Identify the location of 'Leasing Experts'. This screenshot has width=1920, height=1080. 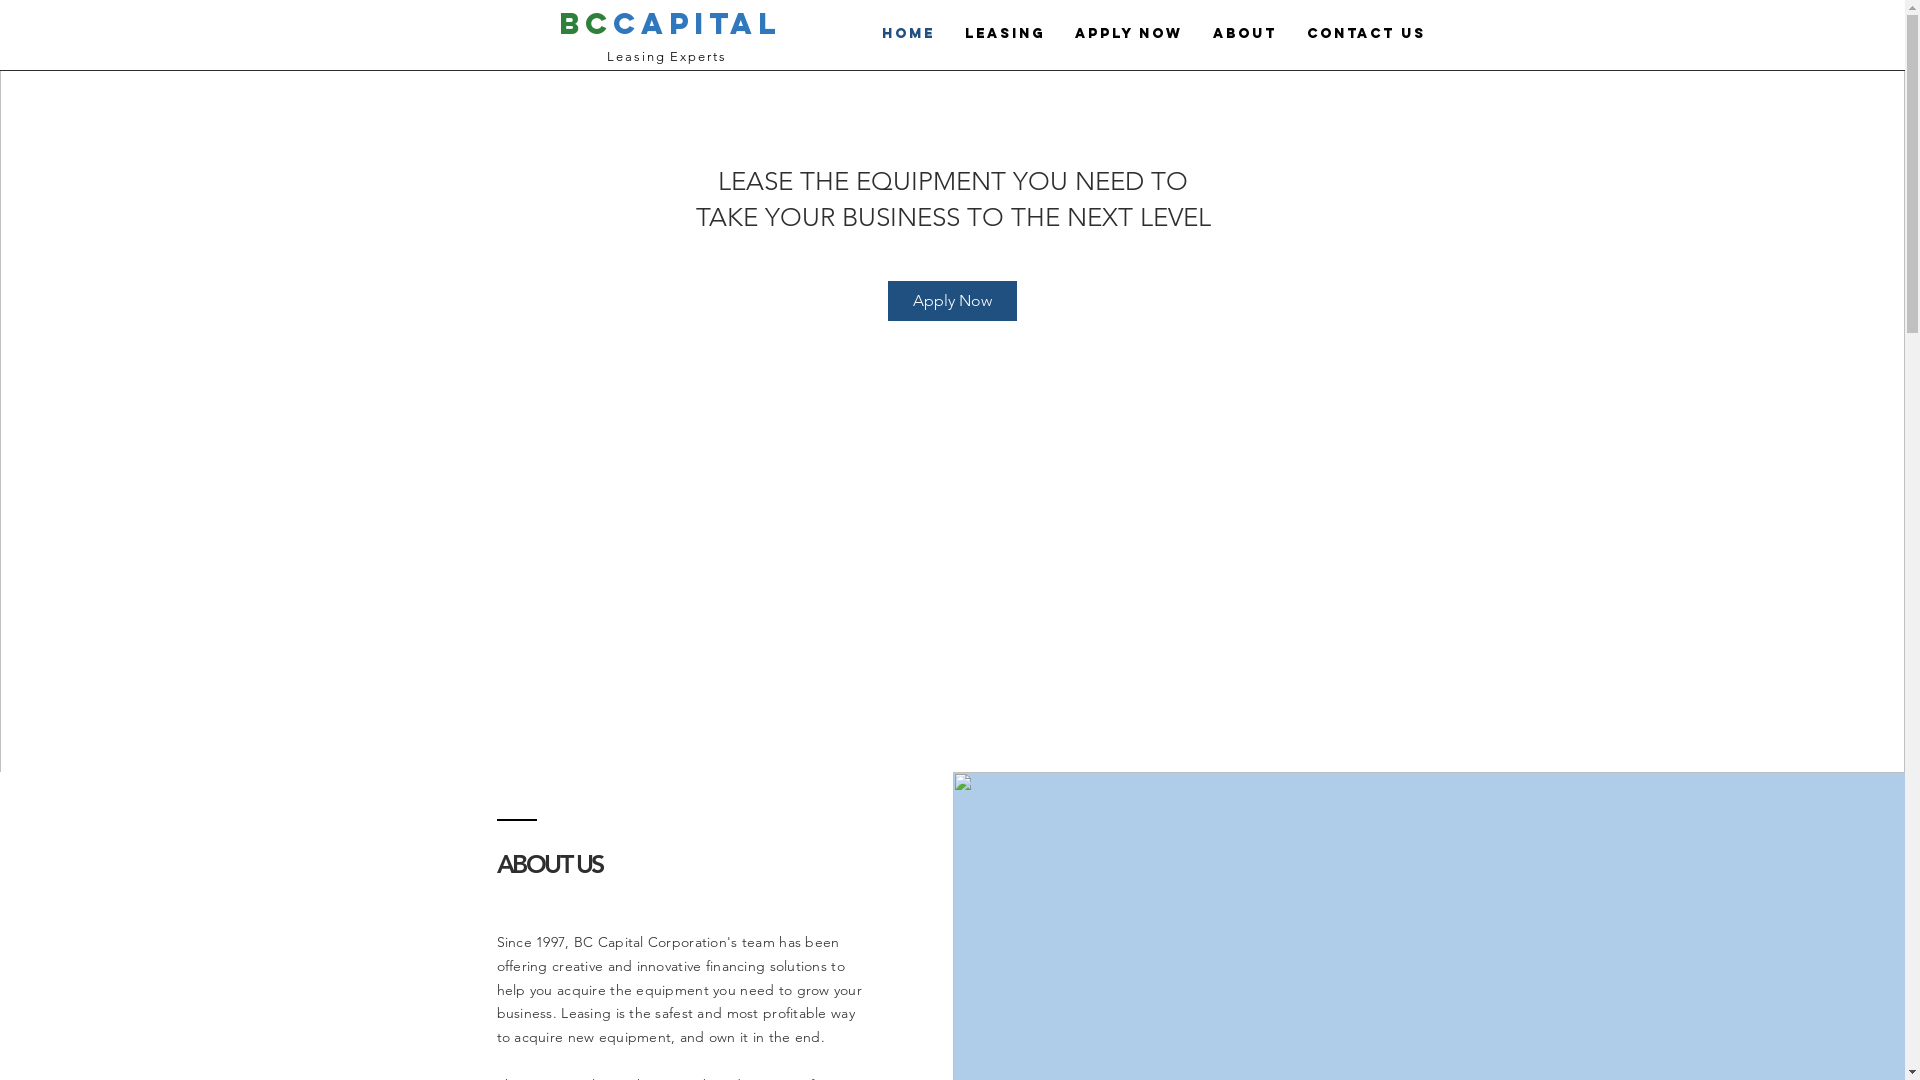
(667, 55).